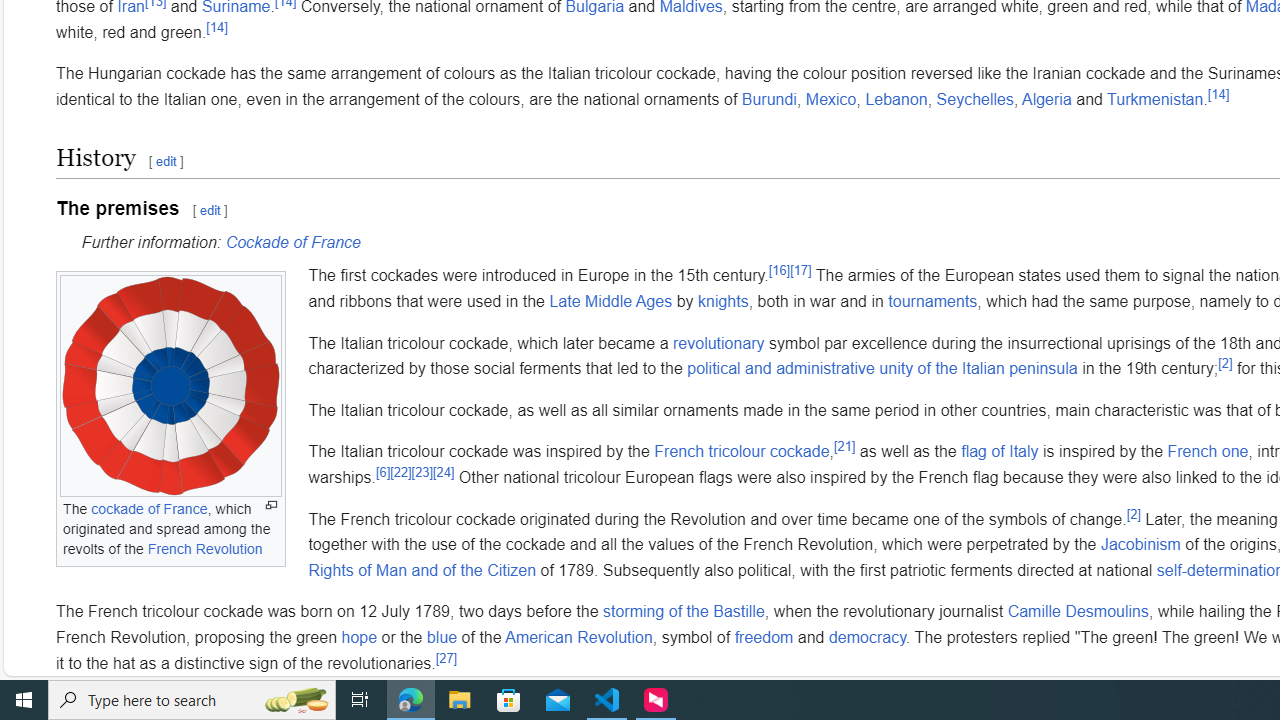 This screenshot has width=1280, height=720. I want to click on '[24]', so click(442, 471).